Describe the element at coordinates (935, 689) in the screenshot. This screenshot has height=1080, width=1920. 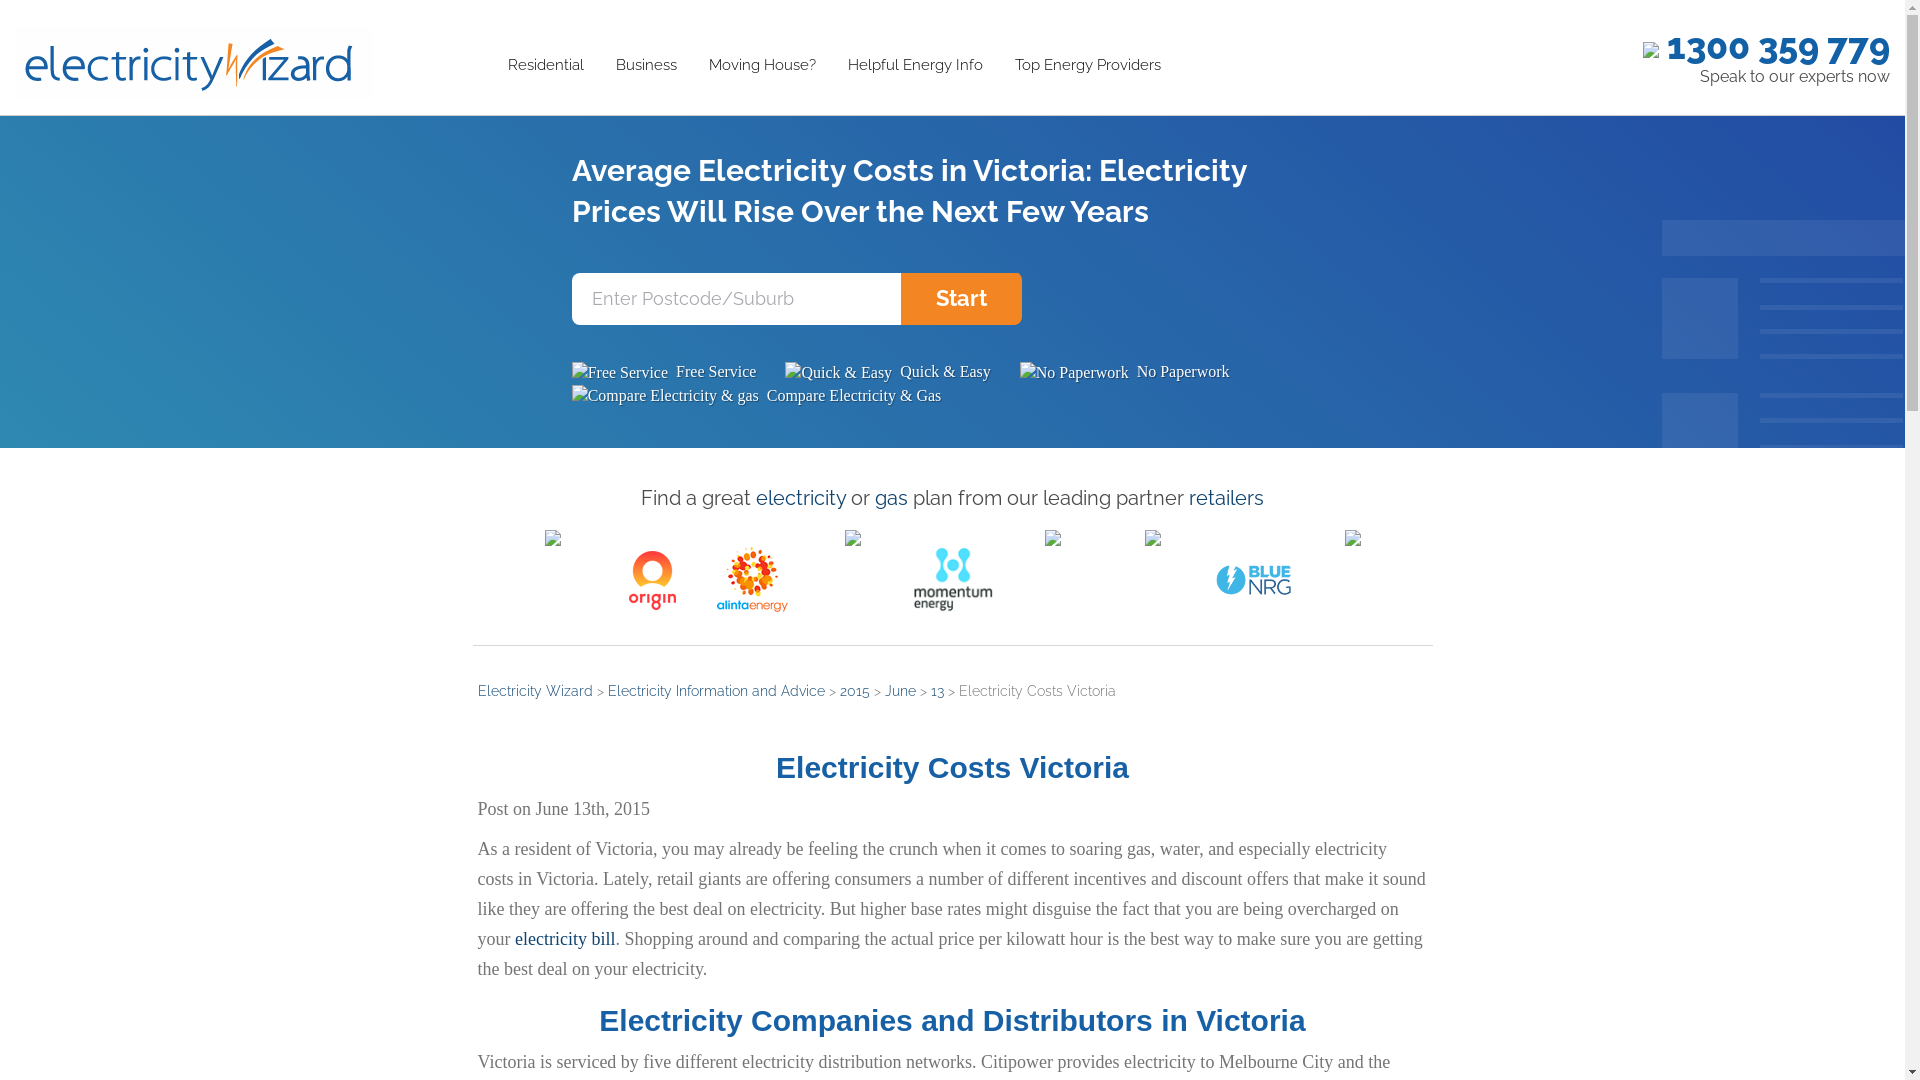
I see `'13'` at that location.